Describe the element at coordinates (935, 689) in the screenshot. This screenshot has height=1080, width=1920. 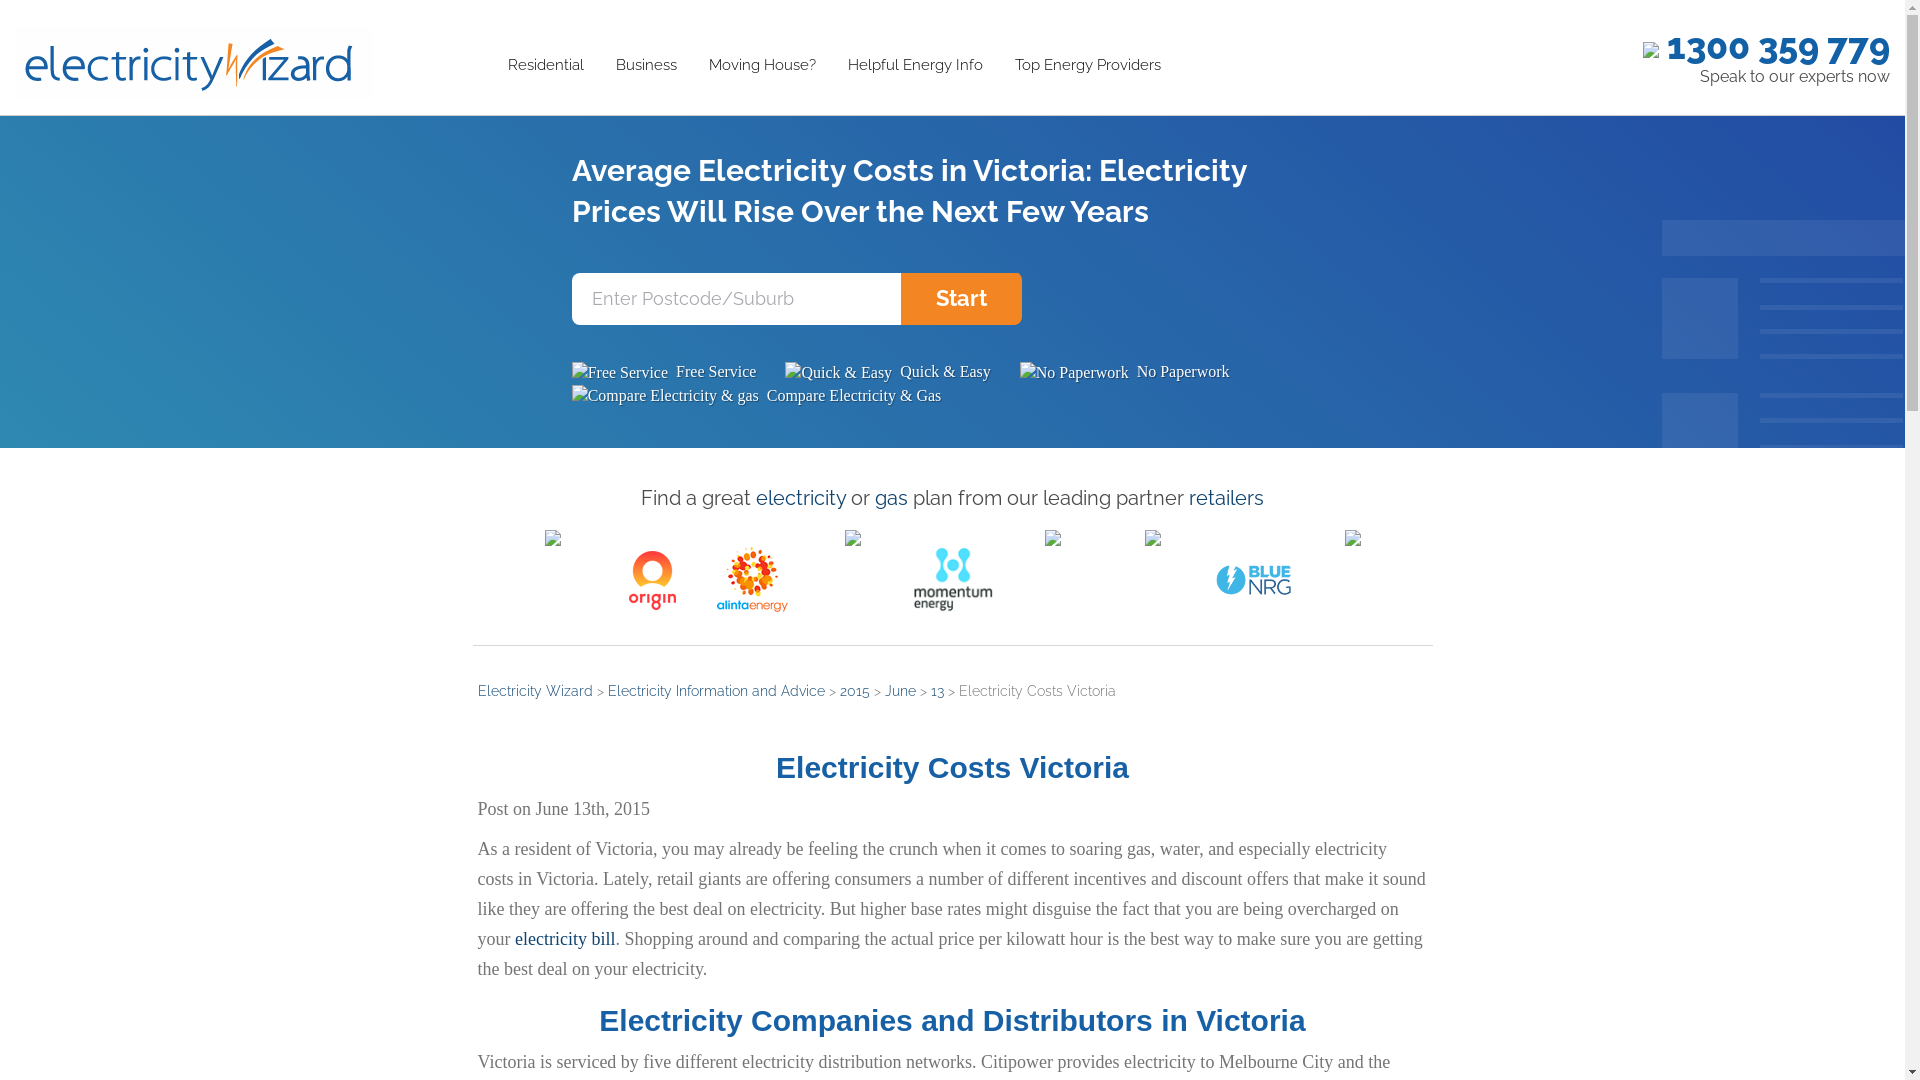
I see `'13'` at that location.